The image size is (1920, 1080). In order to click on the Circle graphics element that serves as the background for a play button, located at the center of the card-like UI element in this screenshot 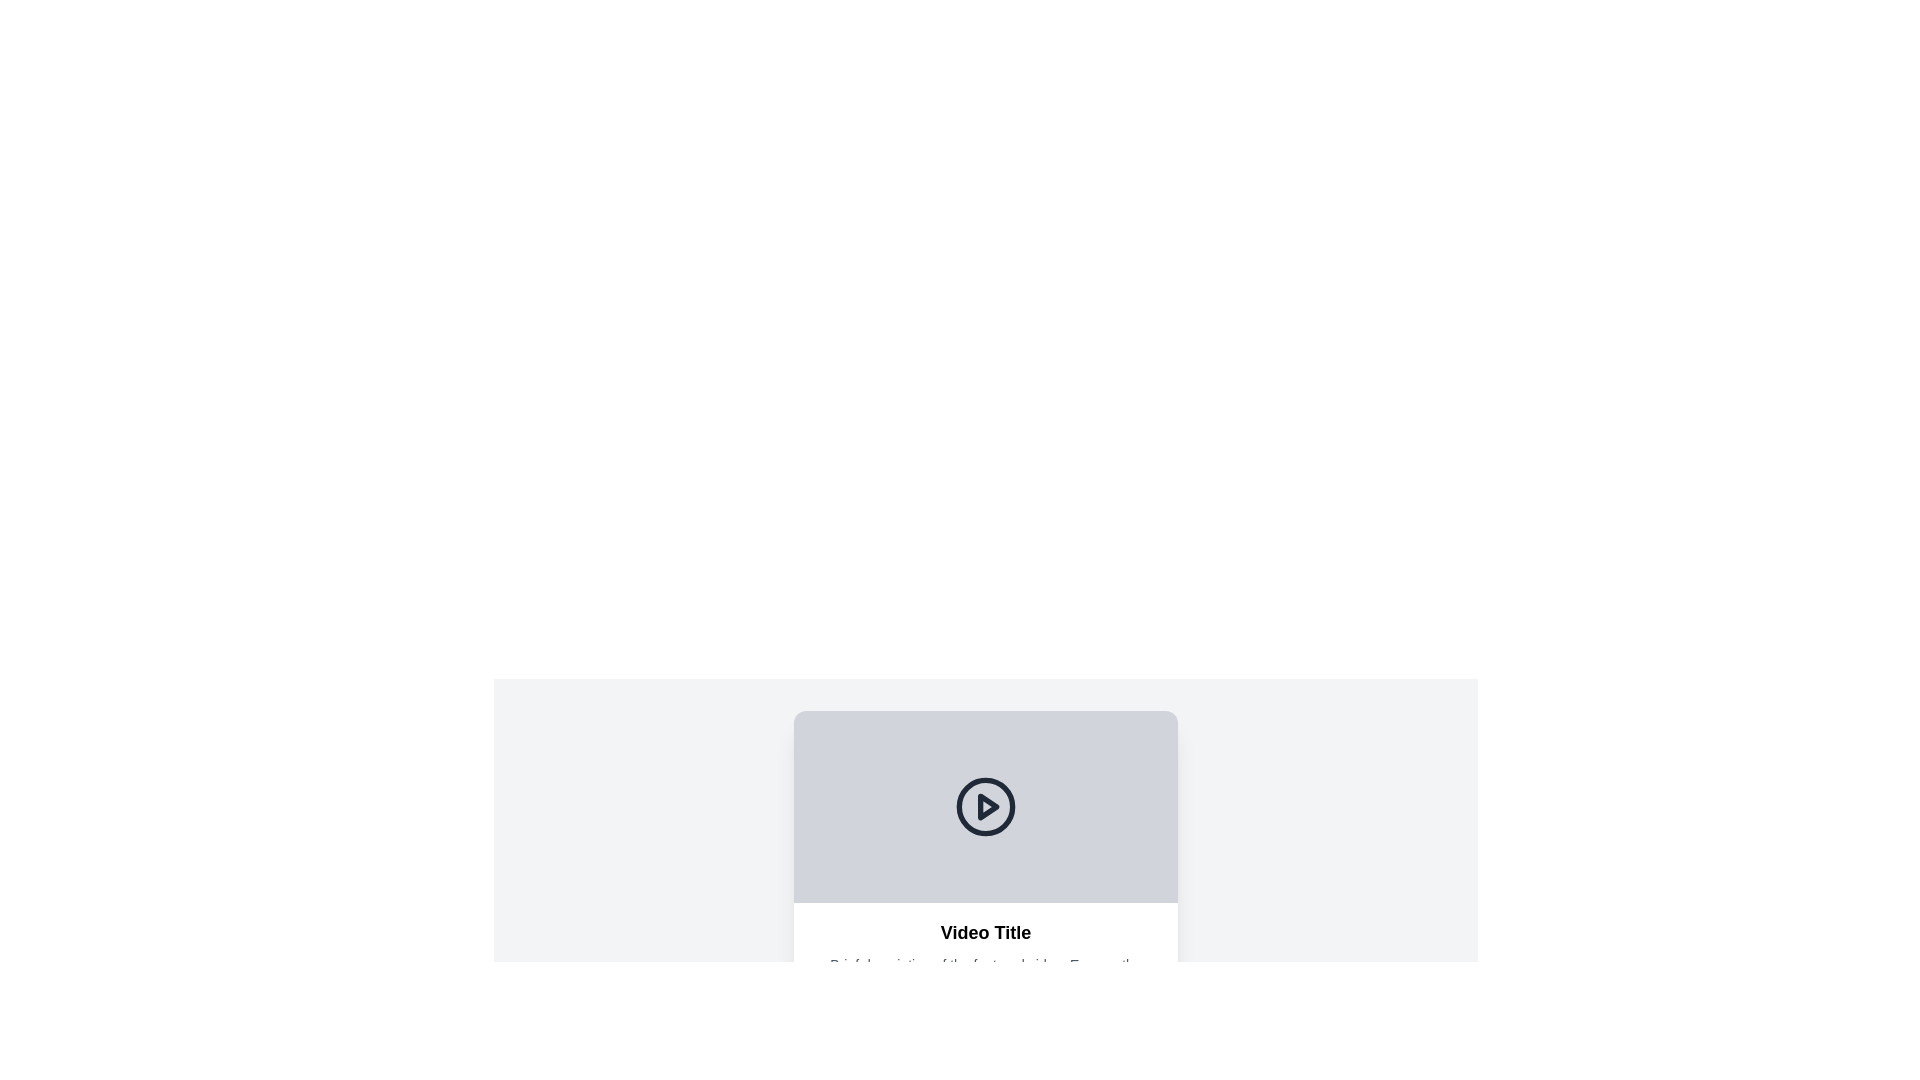, I will do `click(985, 805)`.